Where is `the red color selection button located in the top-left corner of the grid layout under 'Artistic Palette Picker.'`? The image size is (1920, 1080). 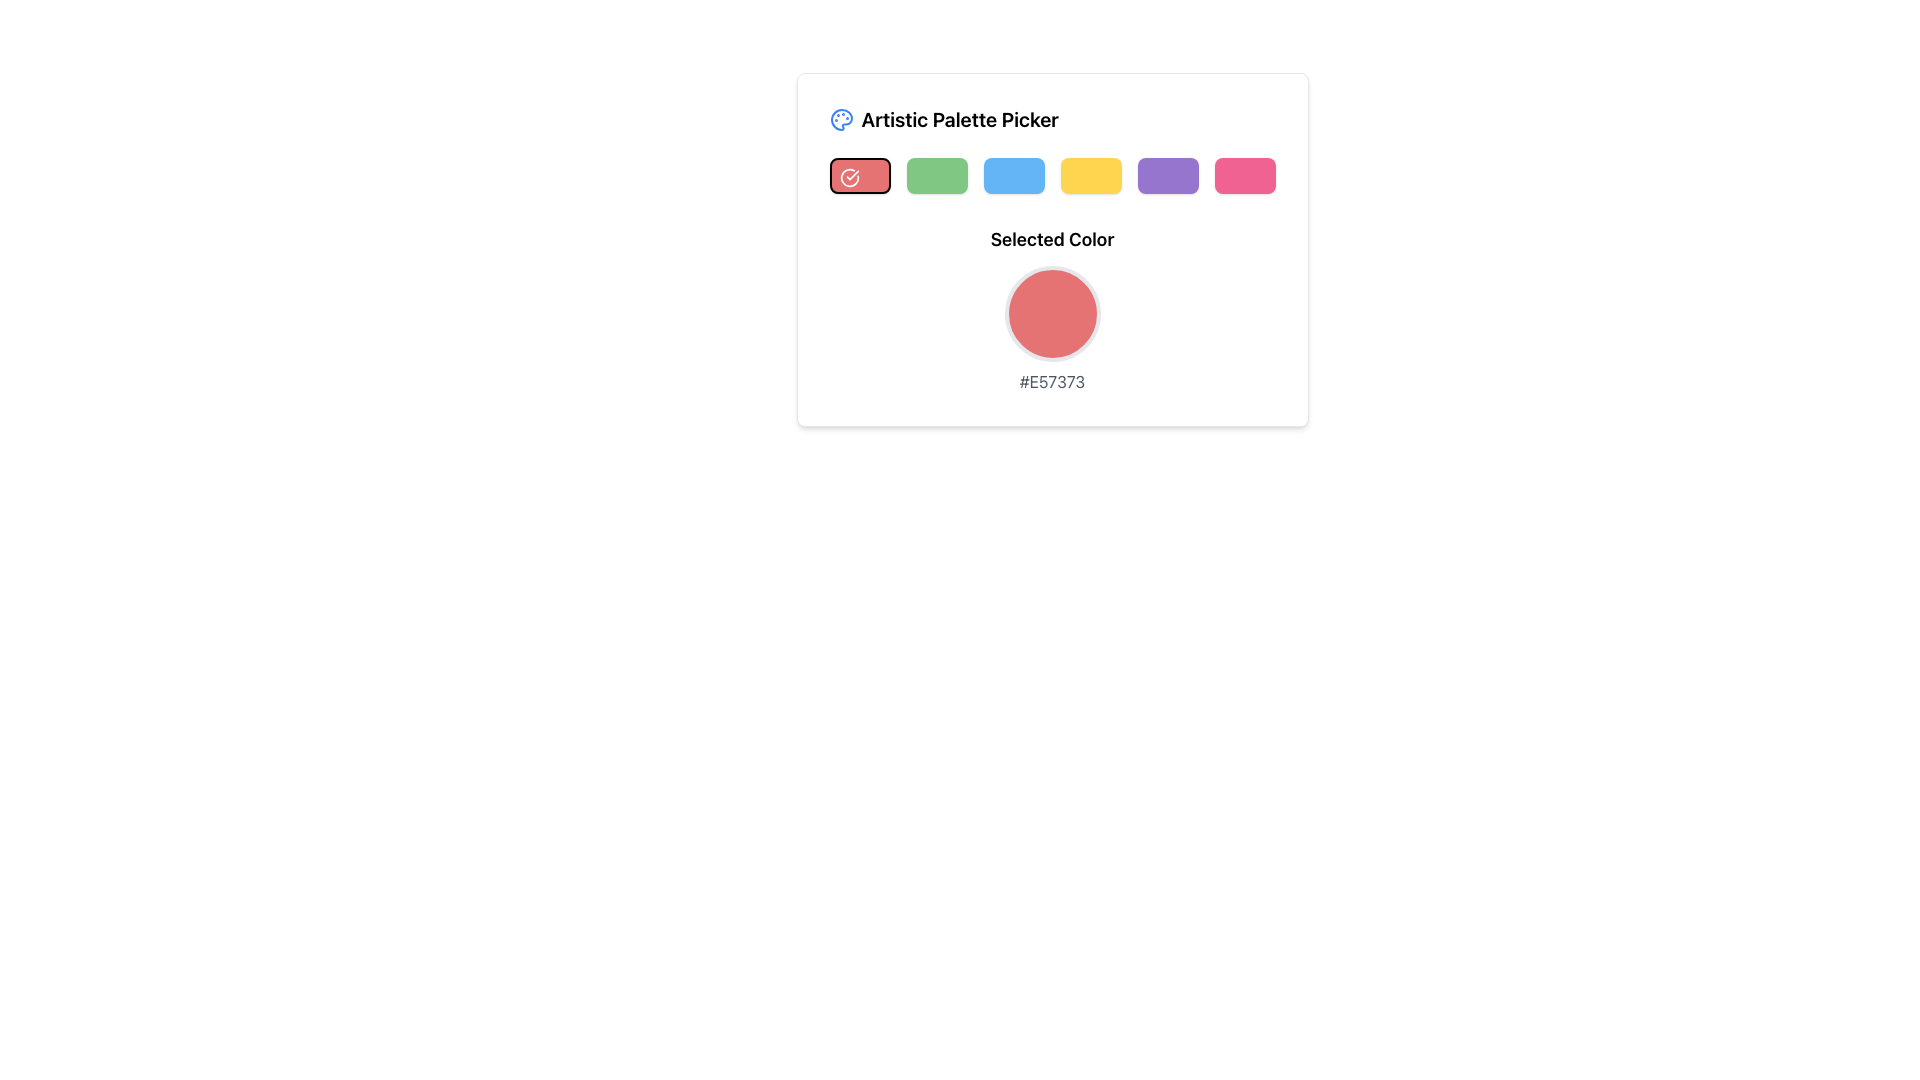 the red color selection button located in the top-left corner of the grid layout under 'Artistic Palette Picker.' is located at coordinates (859, 175).